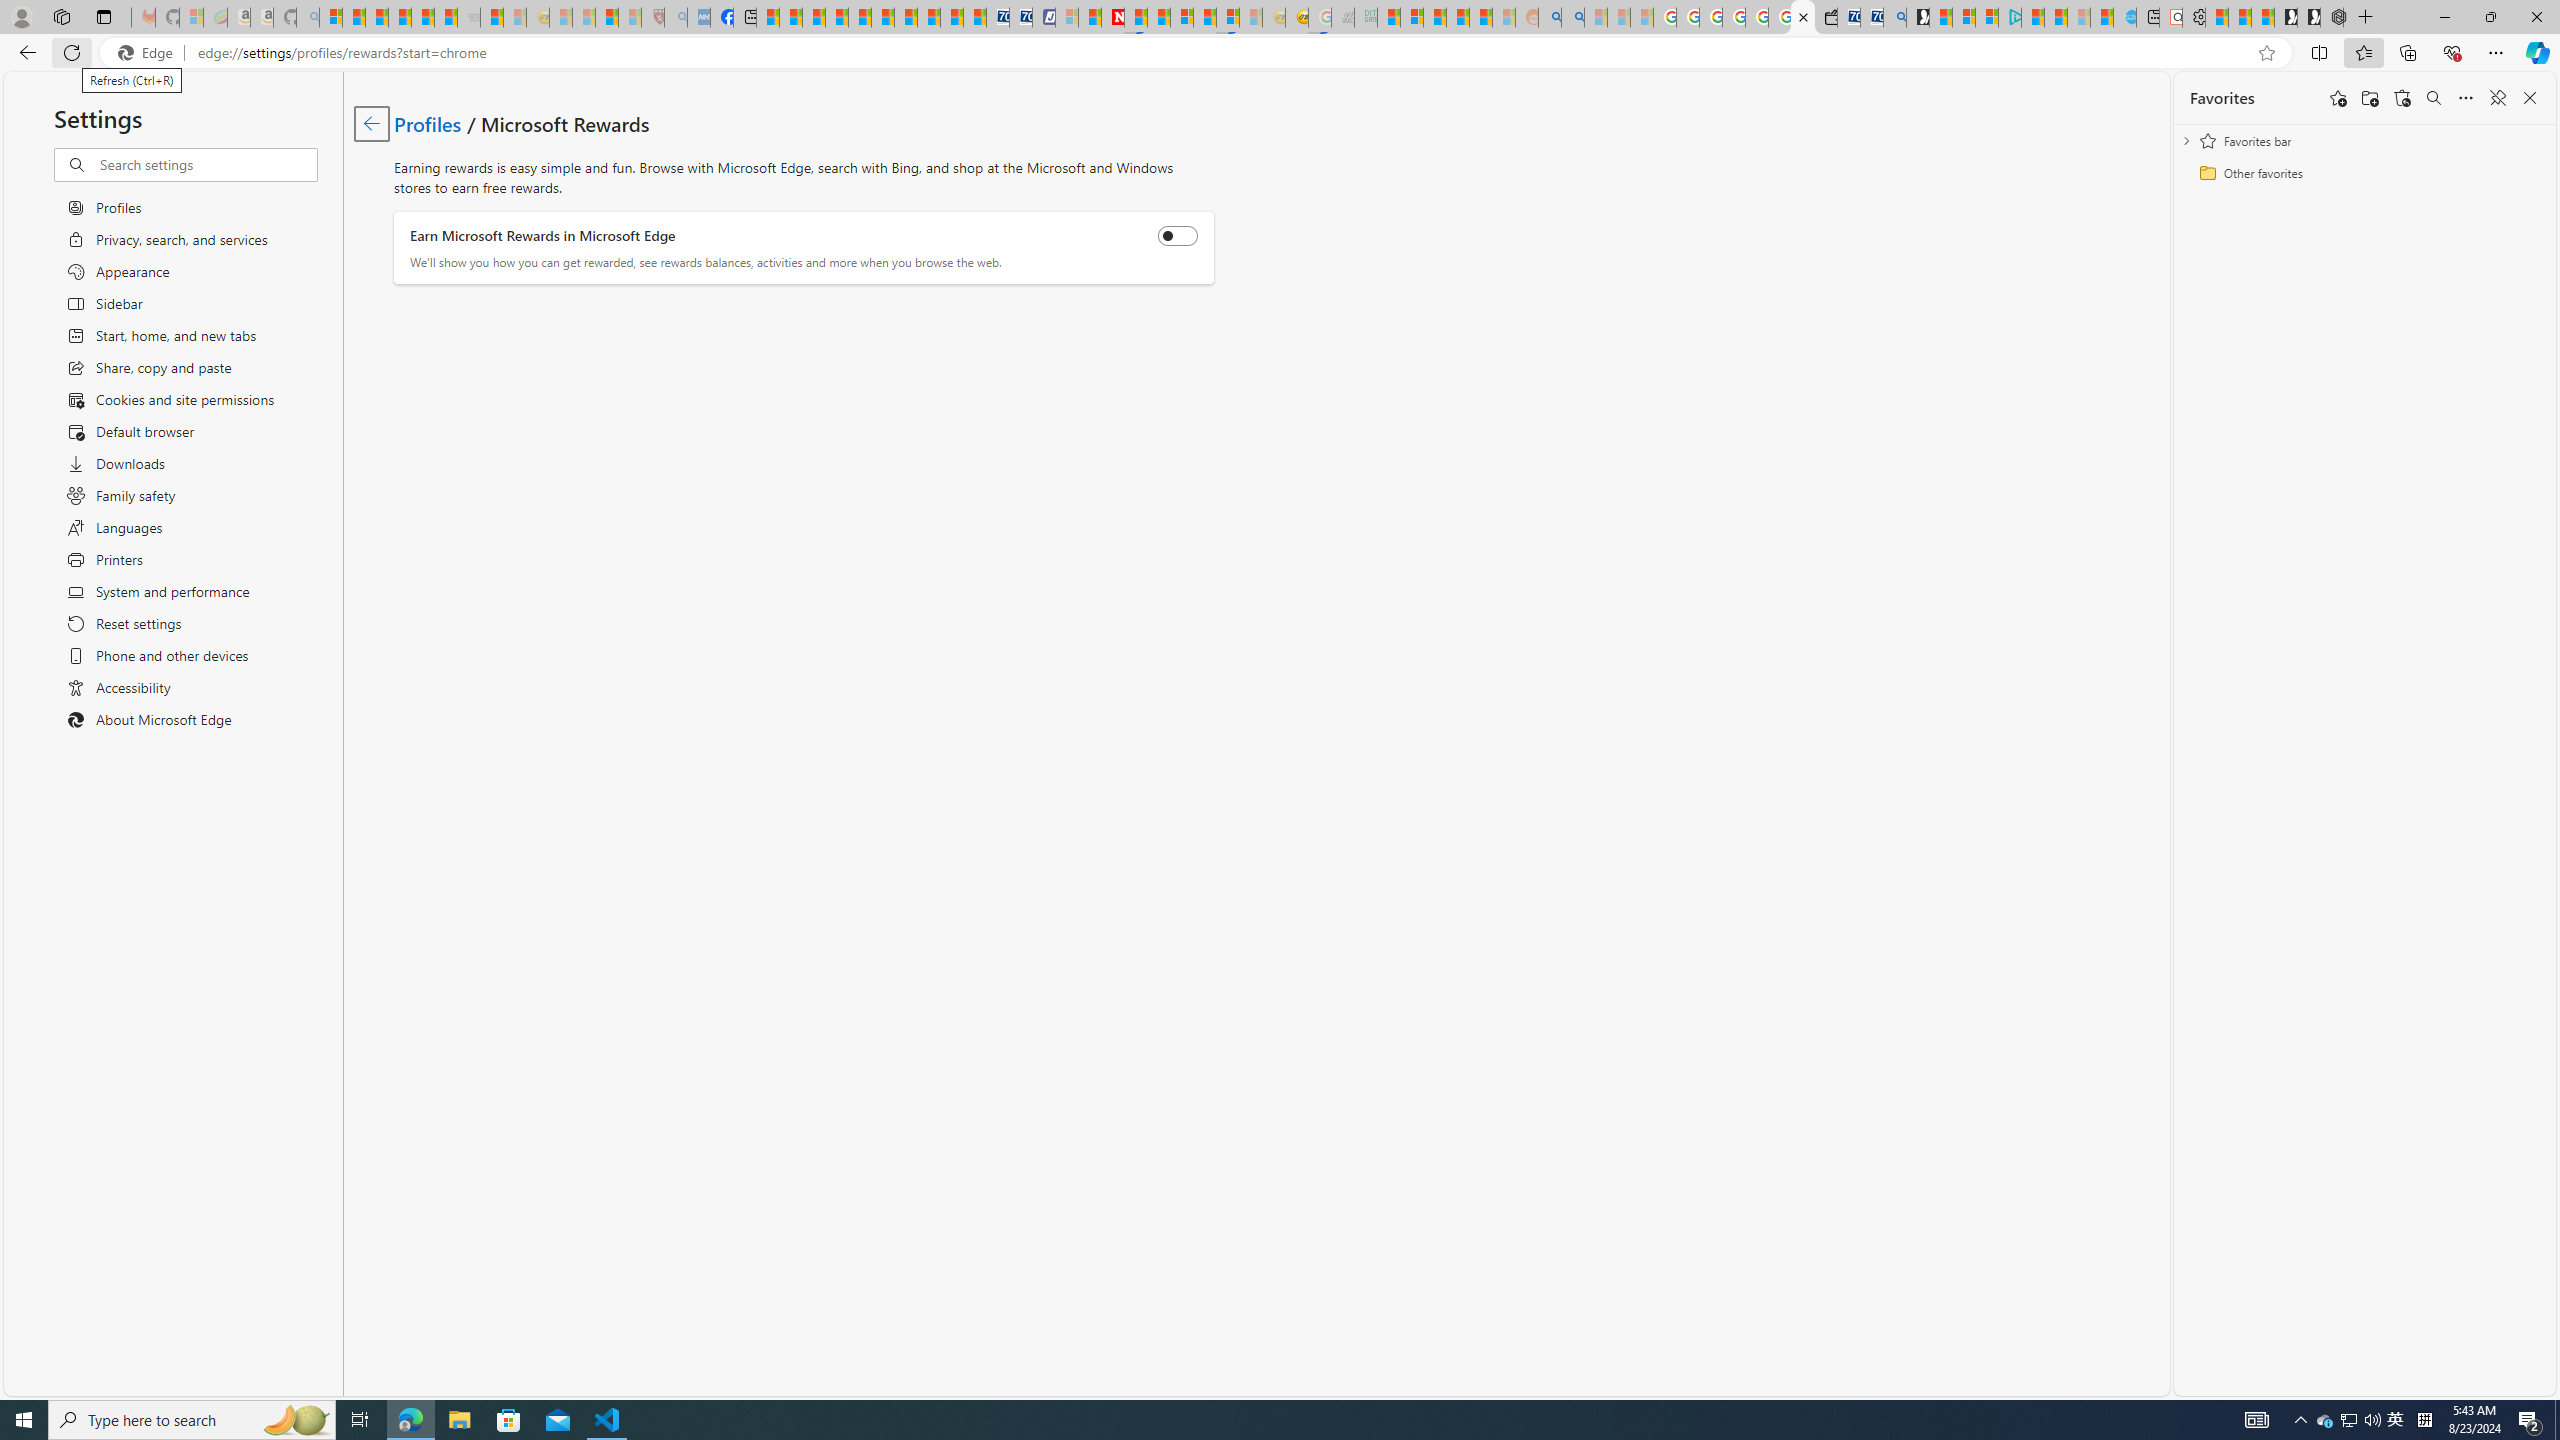 The height and width of the screenshot is (1440, 2560). What do you see at coordinates (1479, 16) in the screenshot?
I see `'Student Loan Update: Forgiveness Program Ends This Month'` at bounding box center [1479, 16].